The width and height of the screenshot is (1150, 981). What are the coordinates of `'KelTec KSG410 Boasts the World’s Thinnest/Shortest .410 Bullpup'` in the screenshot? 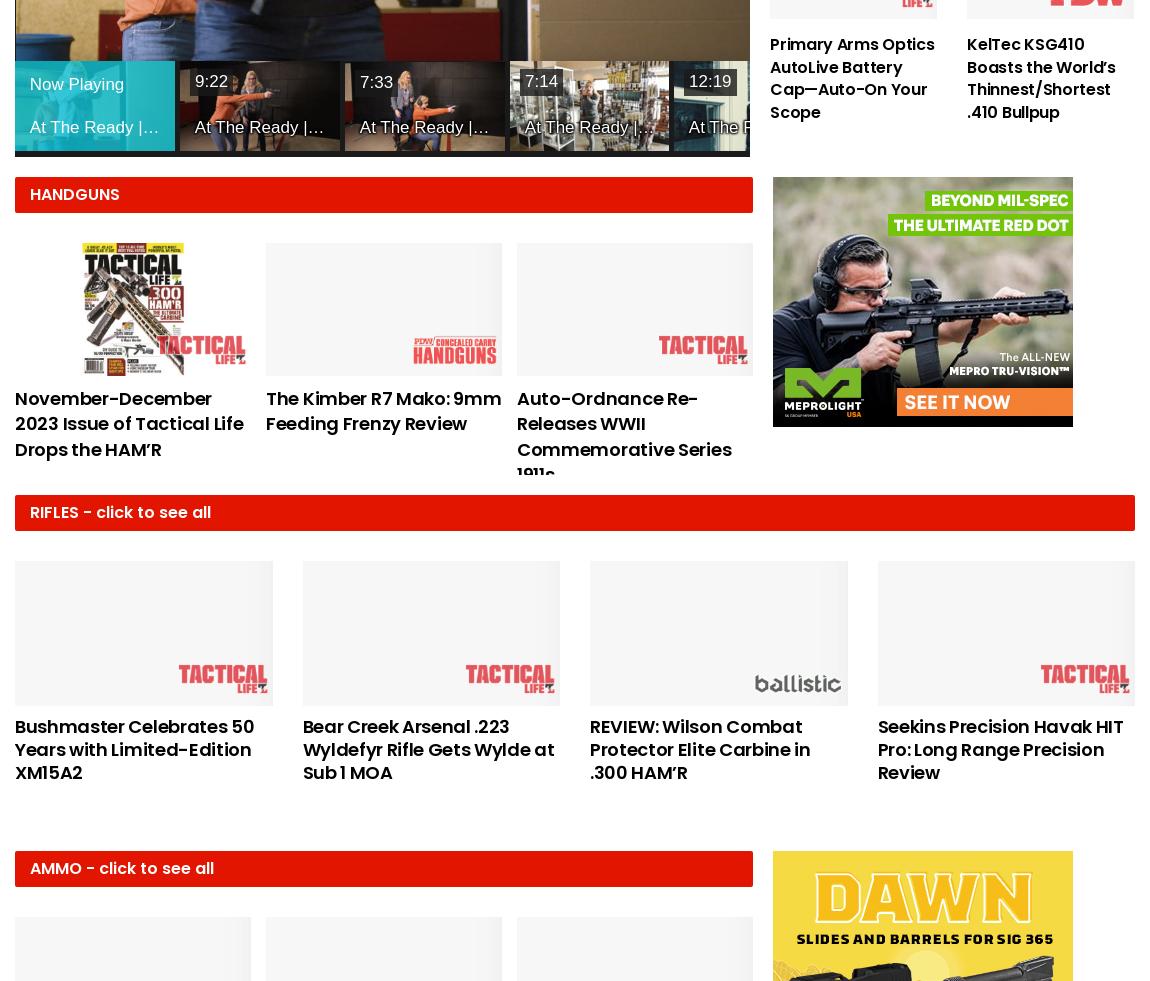 It's located at (1040, 76).